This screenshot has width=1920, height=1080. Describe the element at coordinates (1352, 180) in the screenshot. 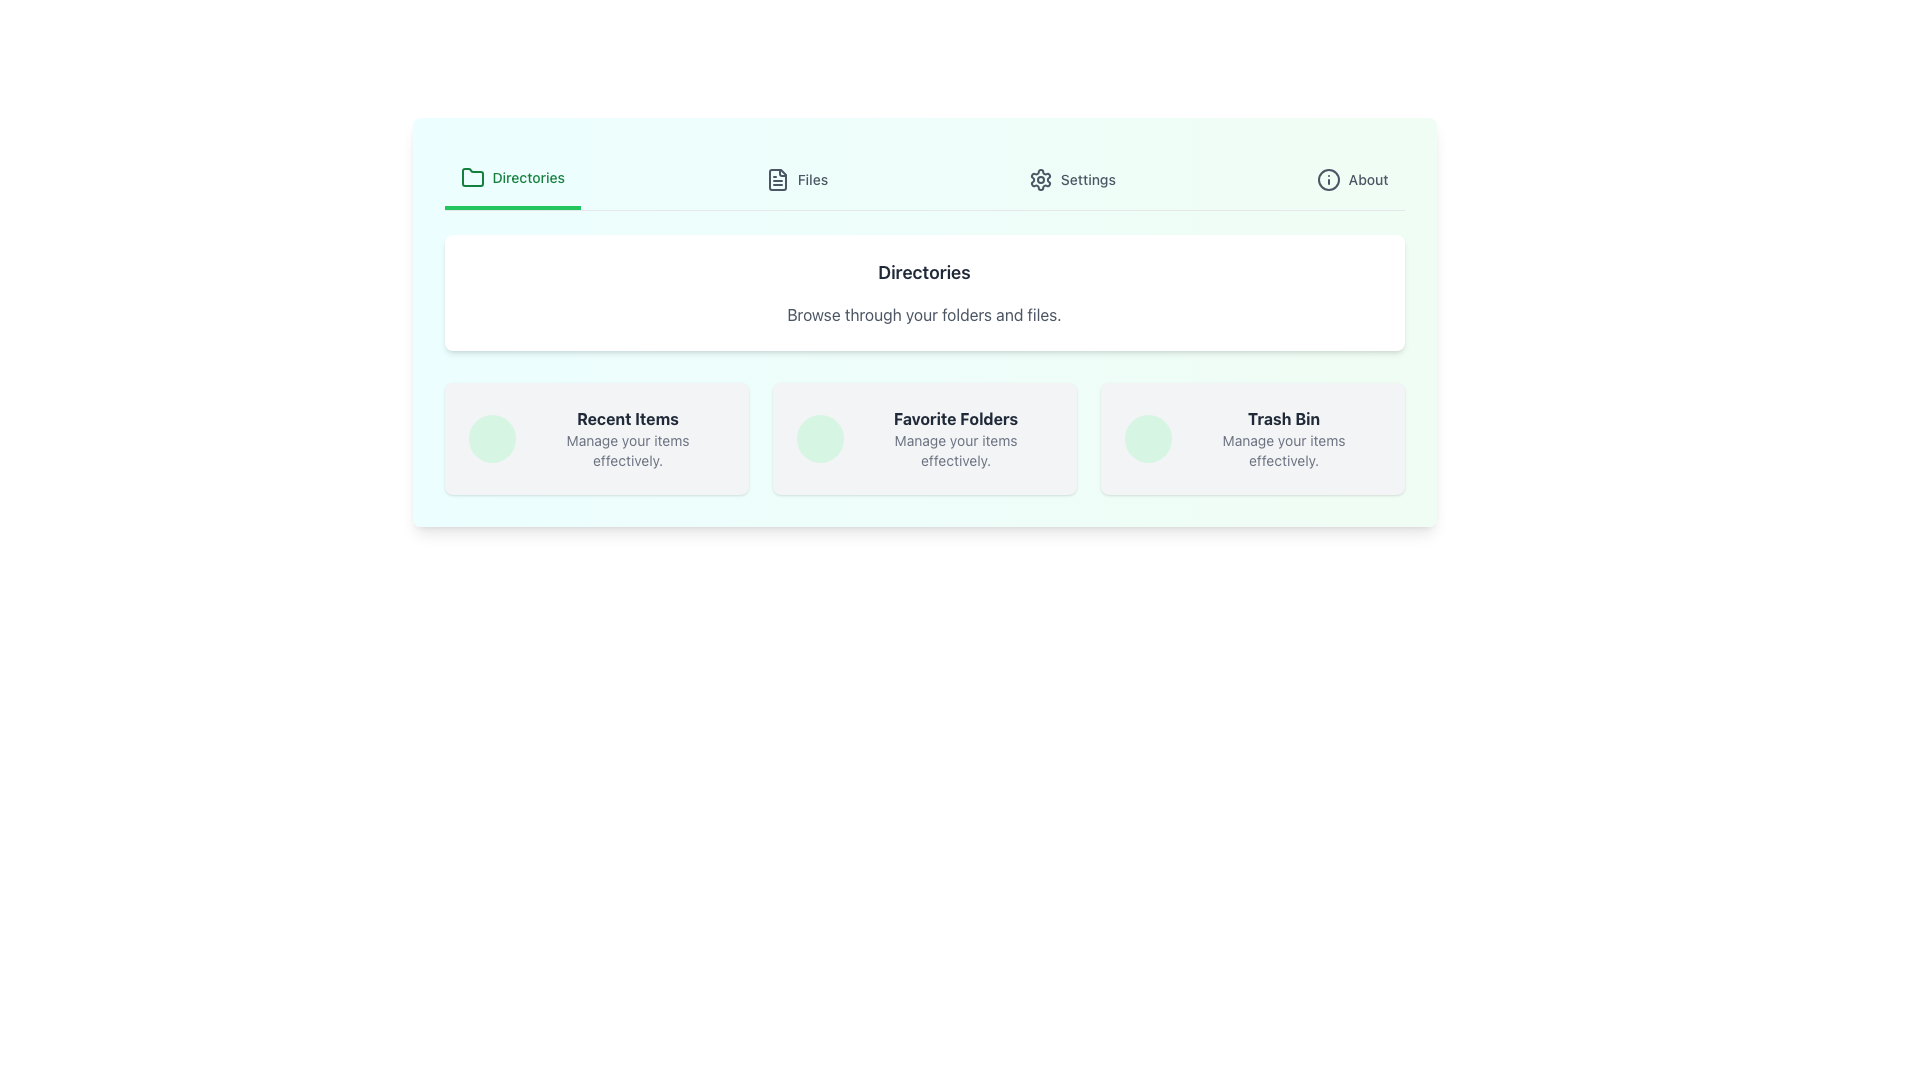

I see `the 'About' button located in the top-right corner of the menu bar` at that location.